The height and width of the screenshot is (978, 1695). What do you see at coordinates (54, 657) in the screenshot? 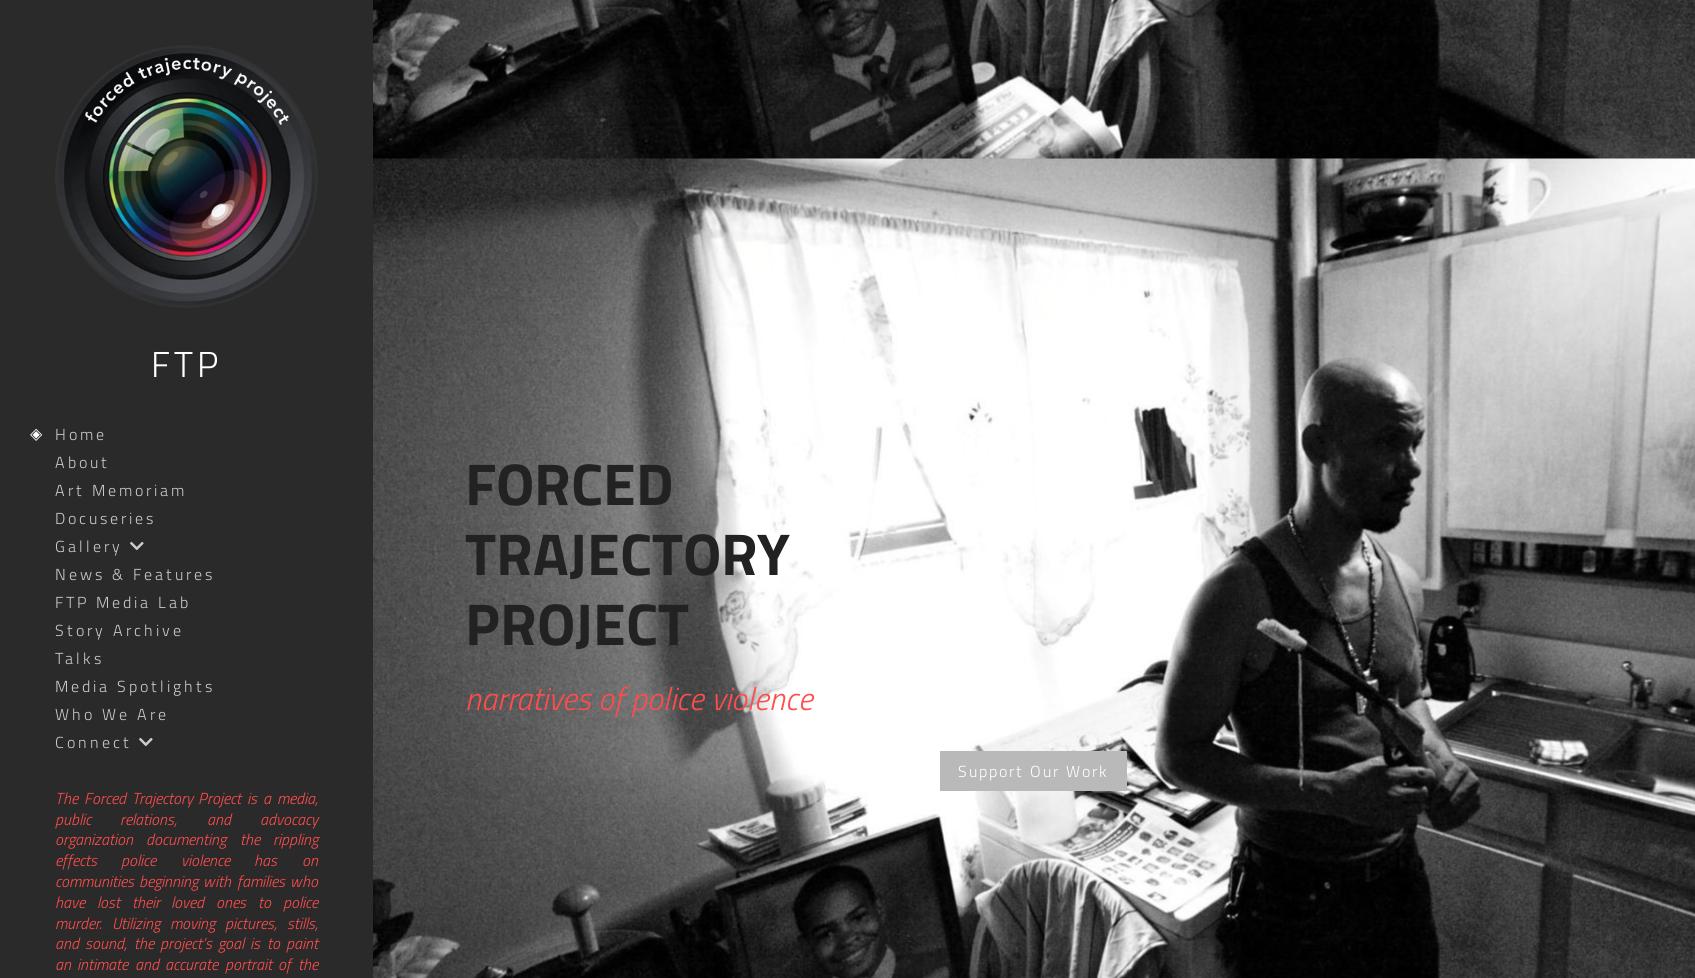
I see `'Talks'` at bounding box center [54, 657].